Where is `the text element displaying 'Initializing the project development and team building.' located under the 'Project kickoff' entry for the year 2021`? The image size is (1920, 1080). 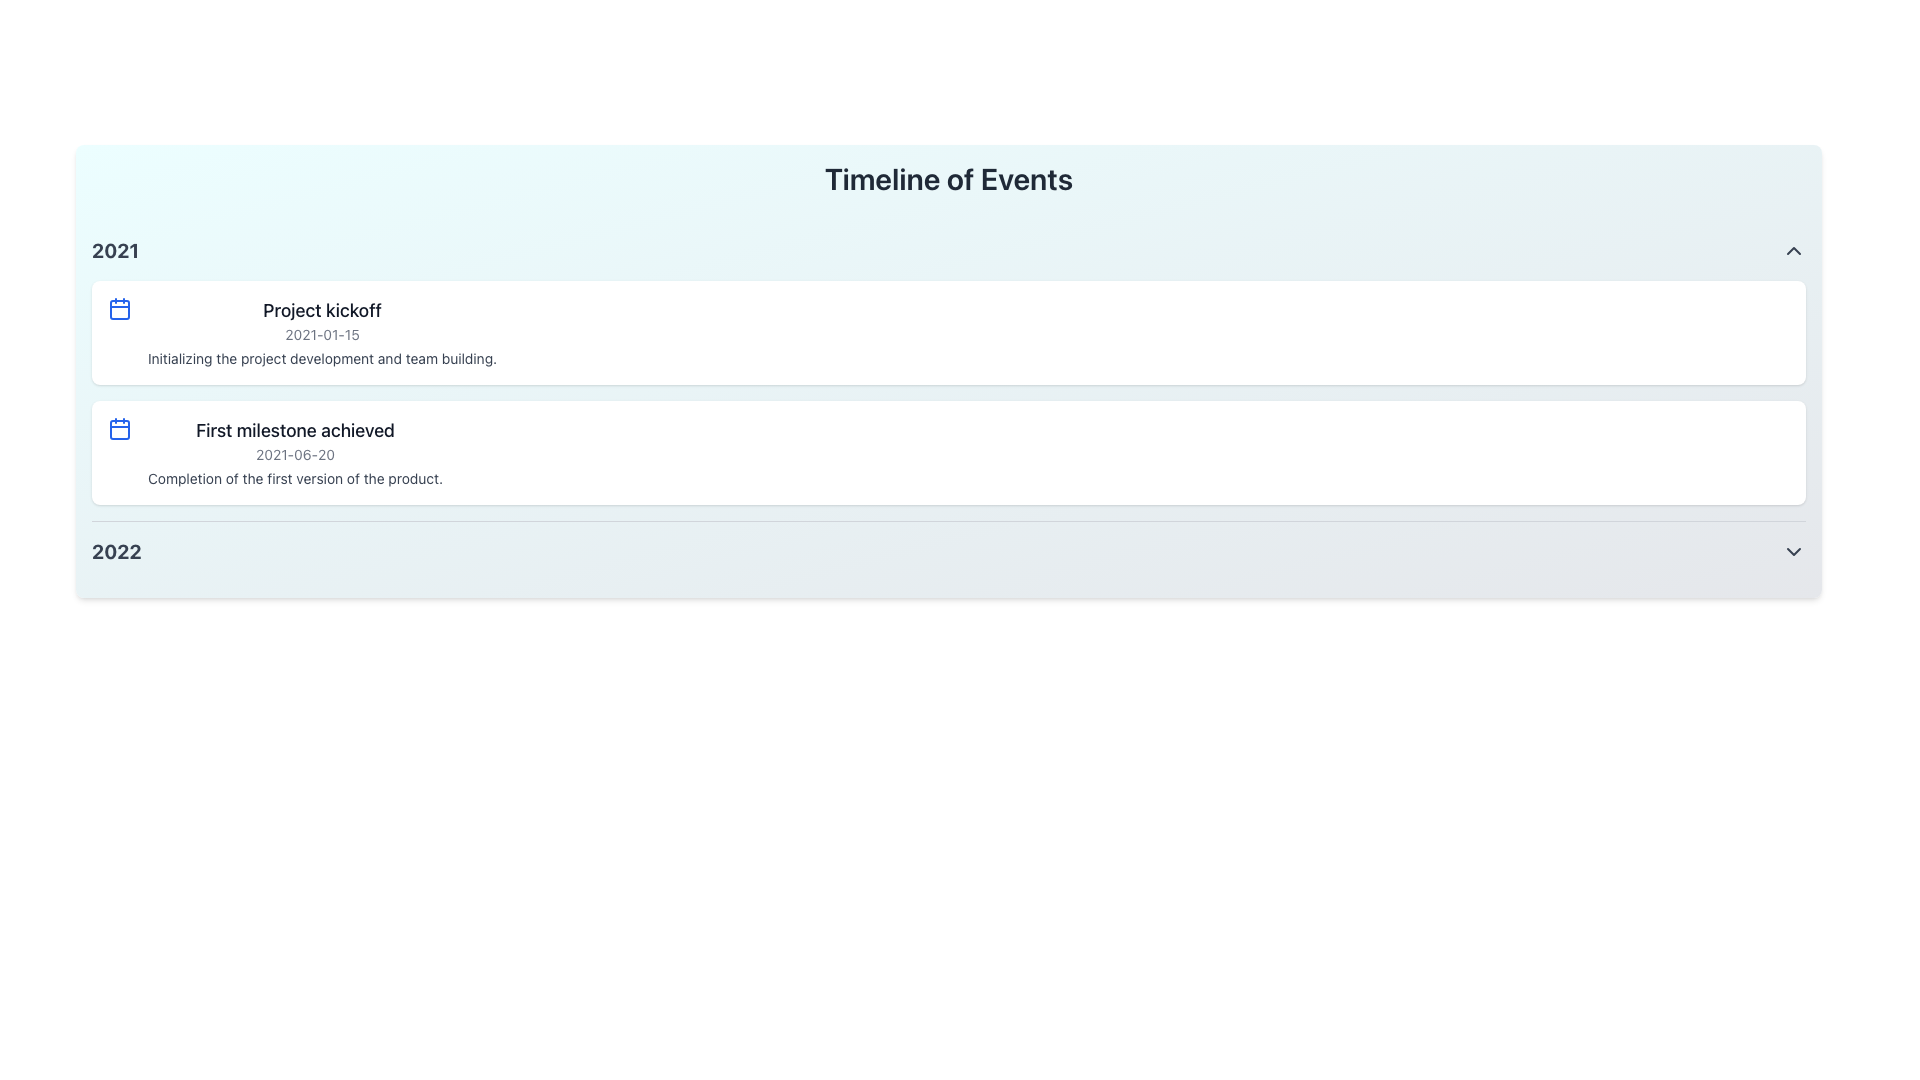
the text element displaying 'Initializing the project development and team building.' located under the 'Project kickoff' entry for the year 2021 is located at coordinates (322, 357).